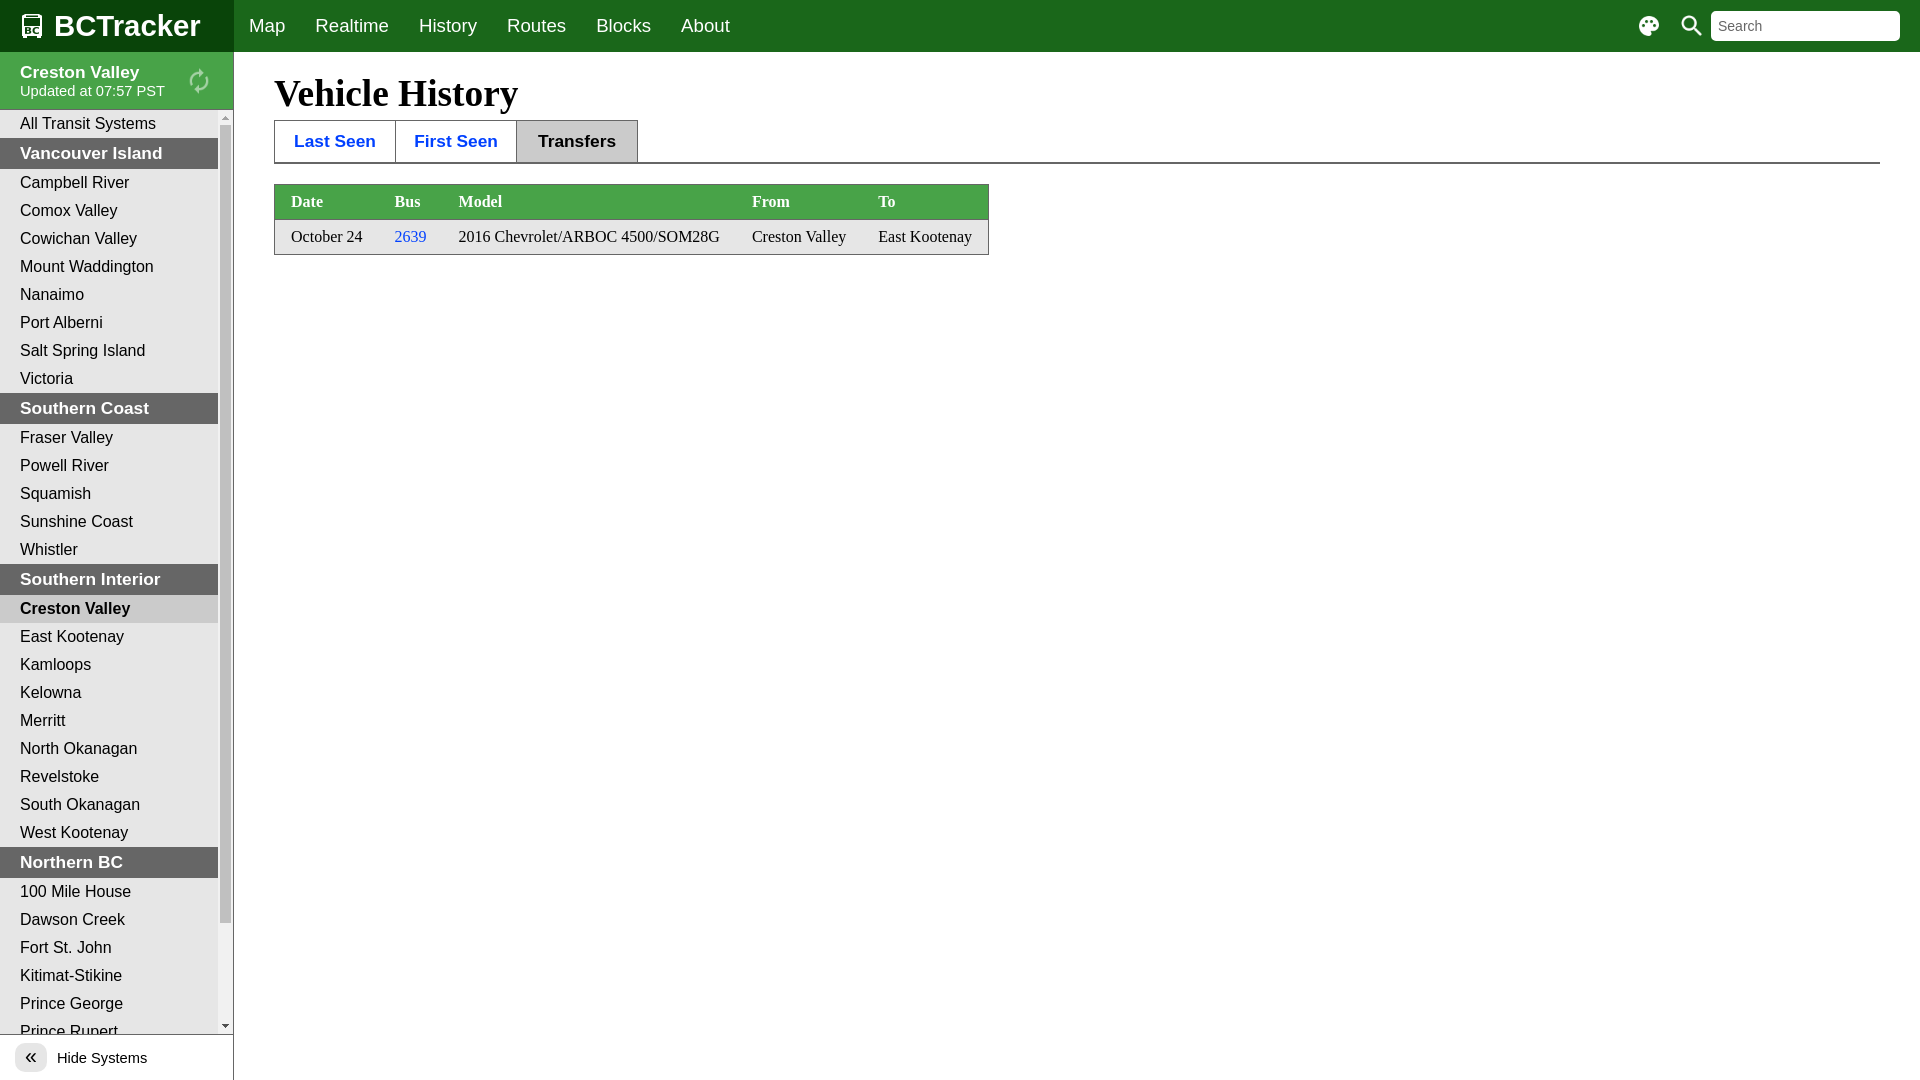  What do you see at coordinates (108, 775) in the screenshot?
I see `'Revelstoke'` at bounding box center [108, 775].